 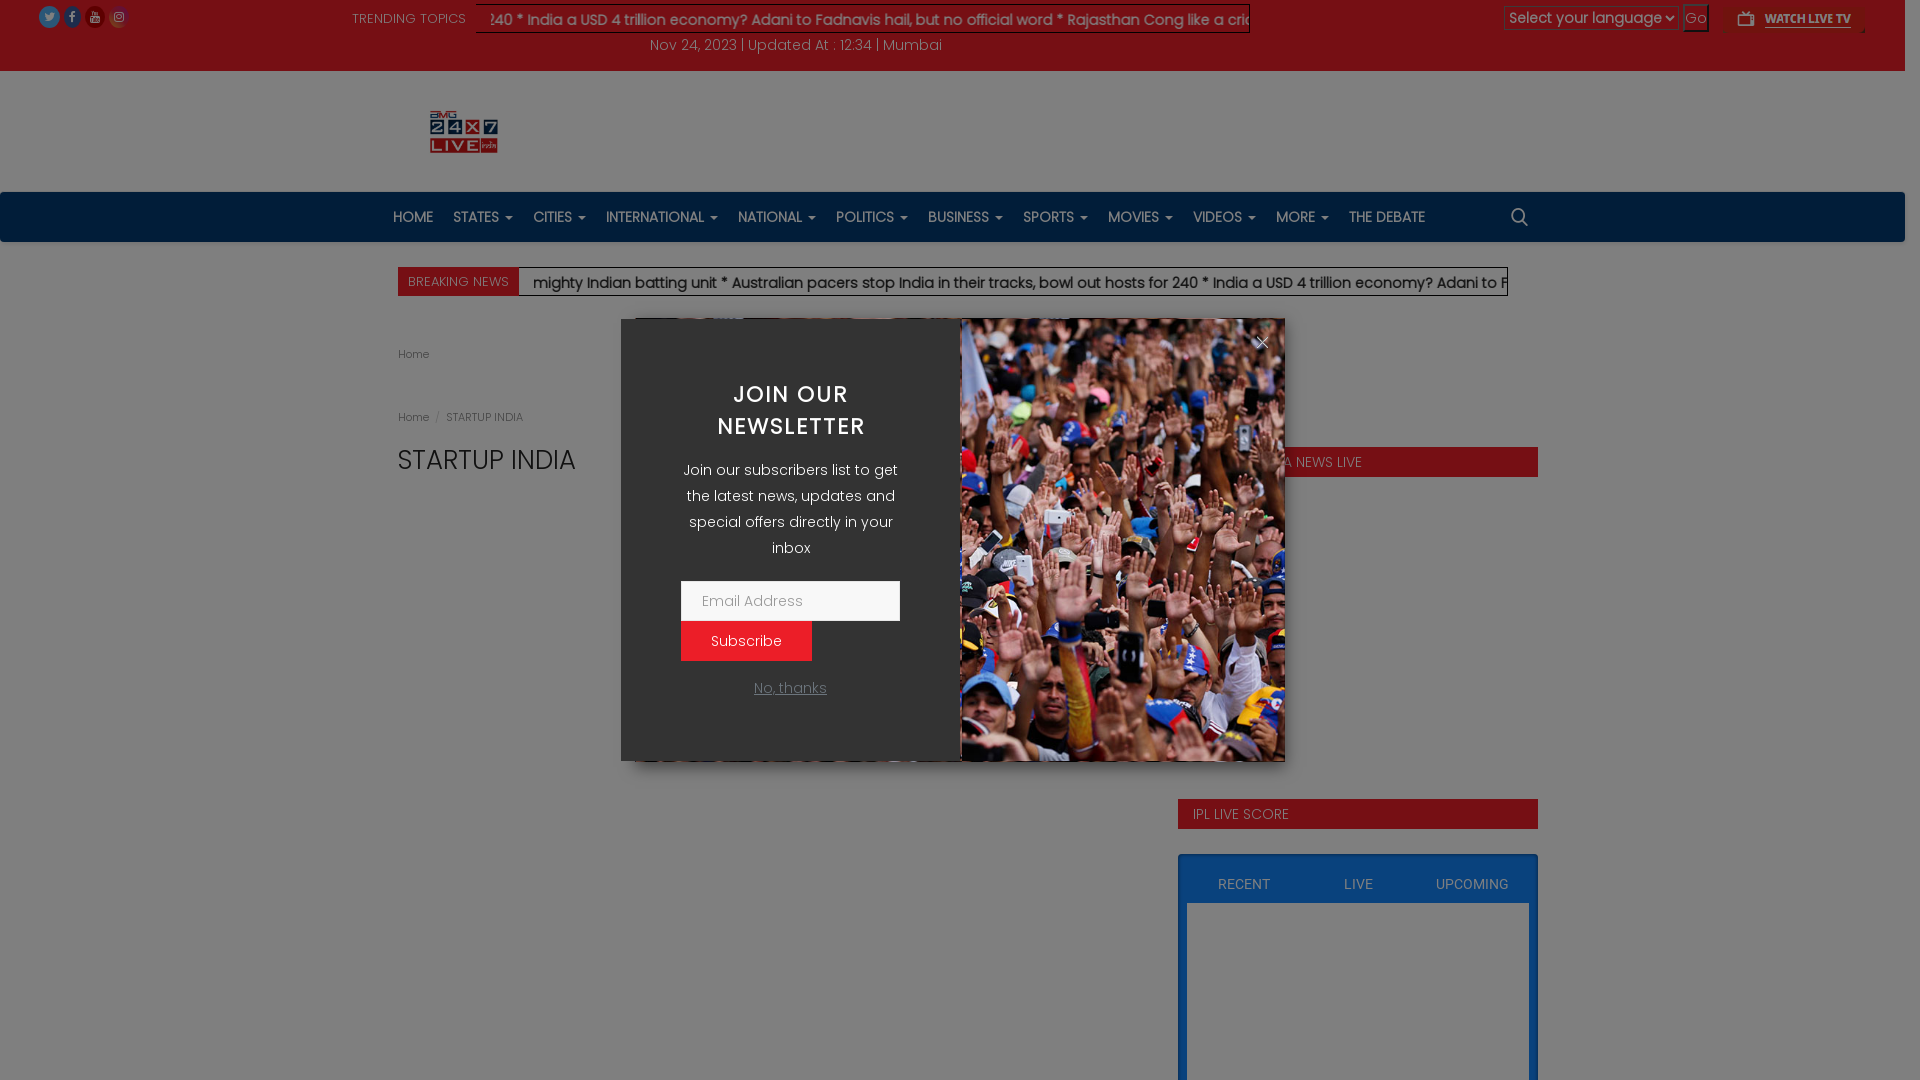 What do you see at coordinates (789, 686) in the screenshot?
I see `'No, thanks'` at bounding box center [789, 686].